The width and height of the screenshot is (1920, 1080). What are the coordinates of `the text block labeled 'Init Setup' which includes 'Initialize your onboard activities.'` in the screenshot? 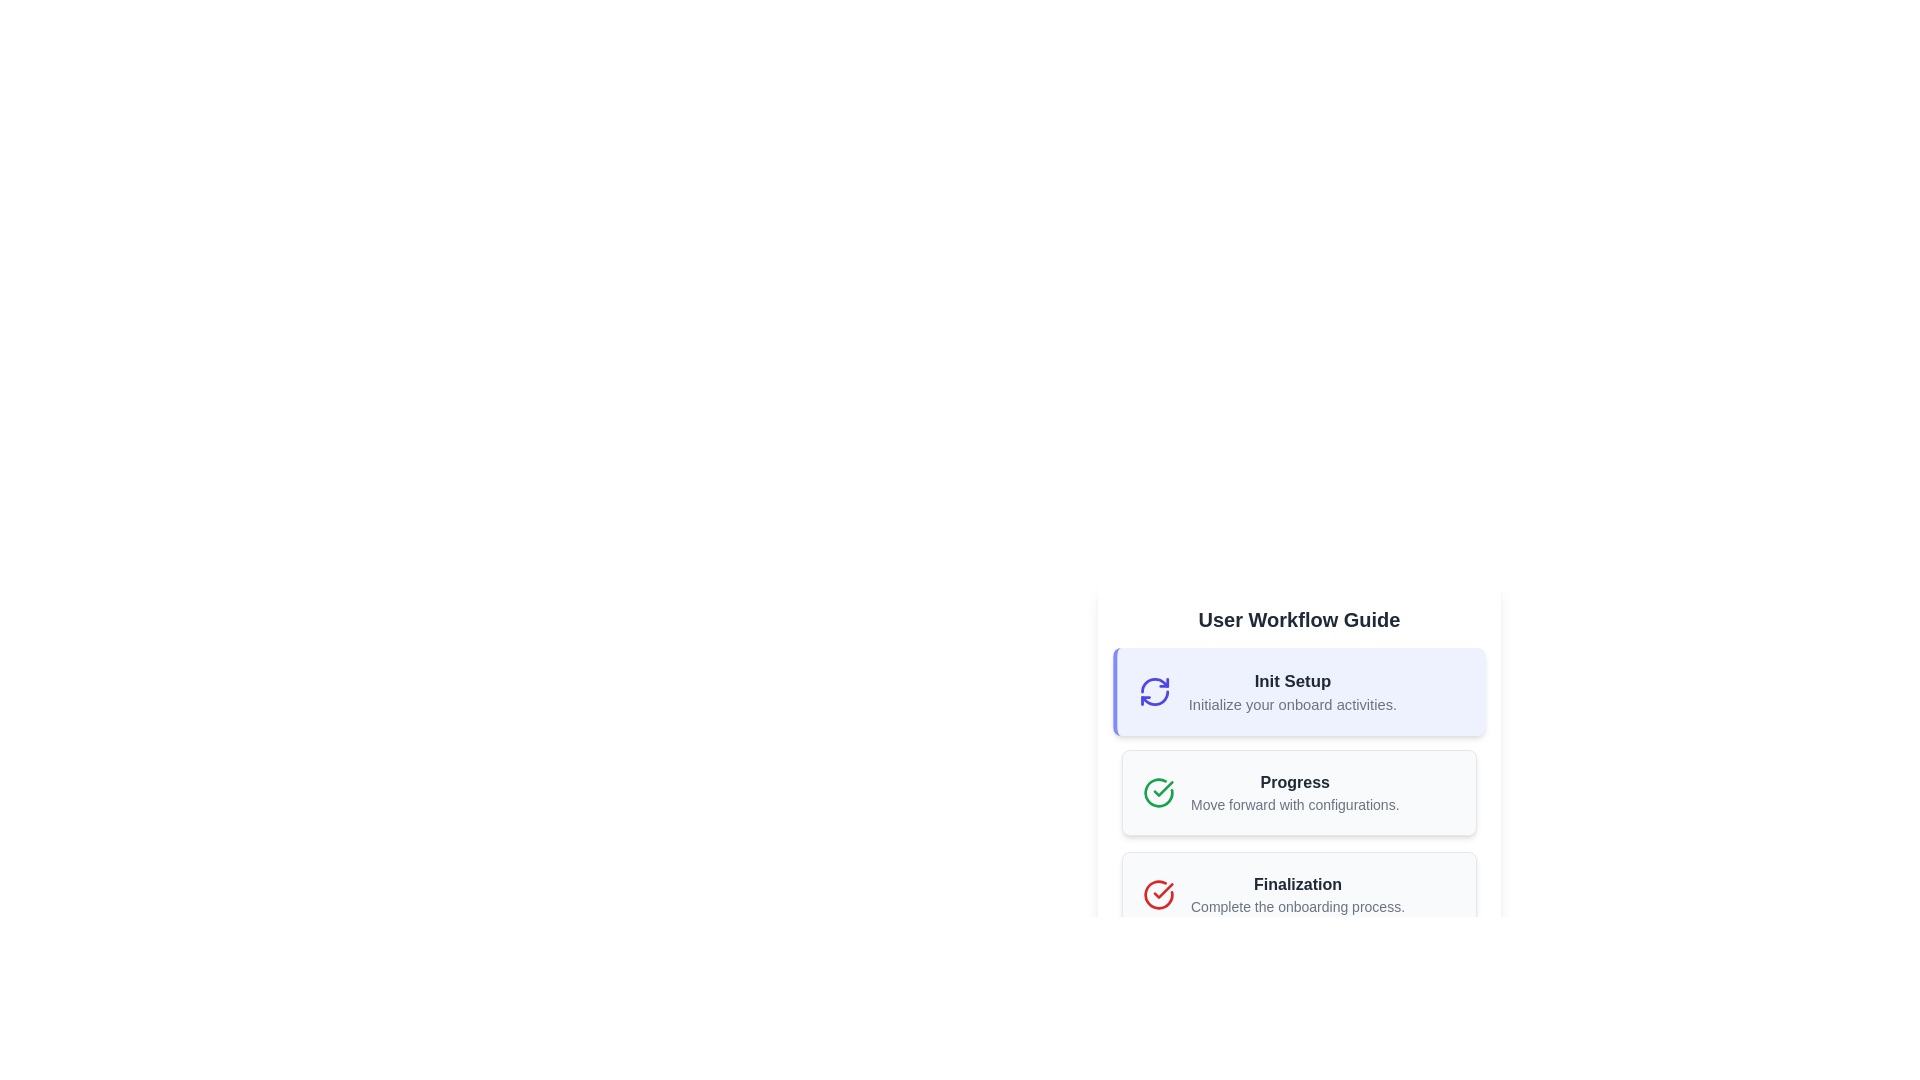 It's located at (1292, 690).